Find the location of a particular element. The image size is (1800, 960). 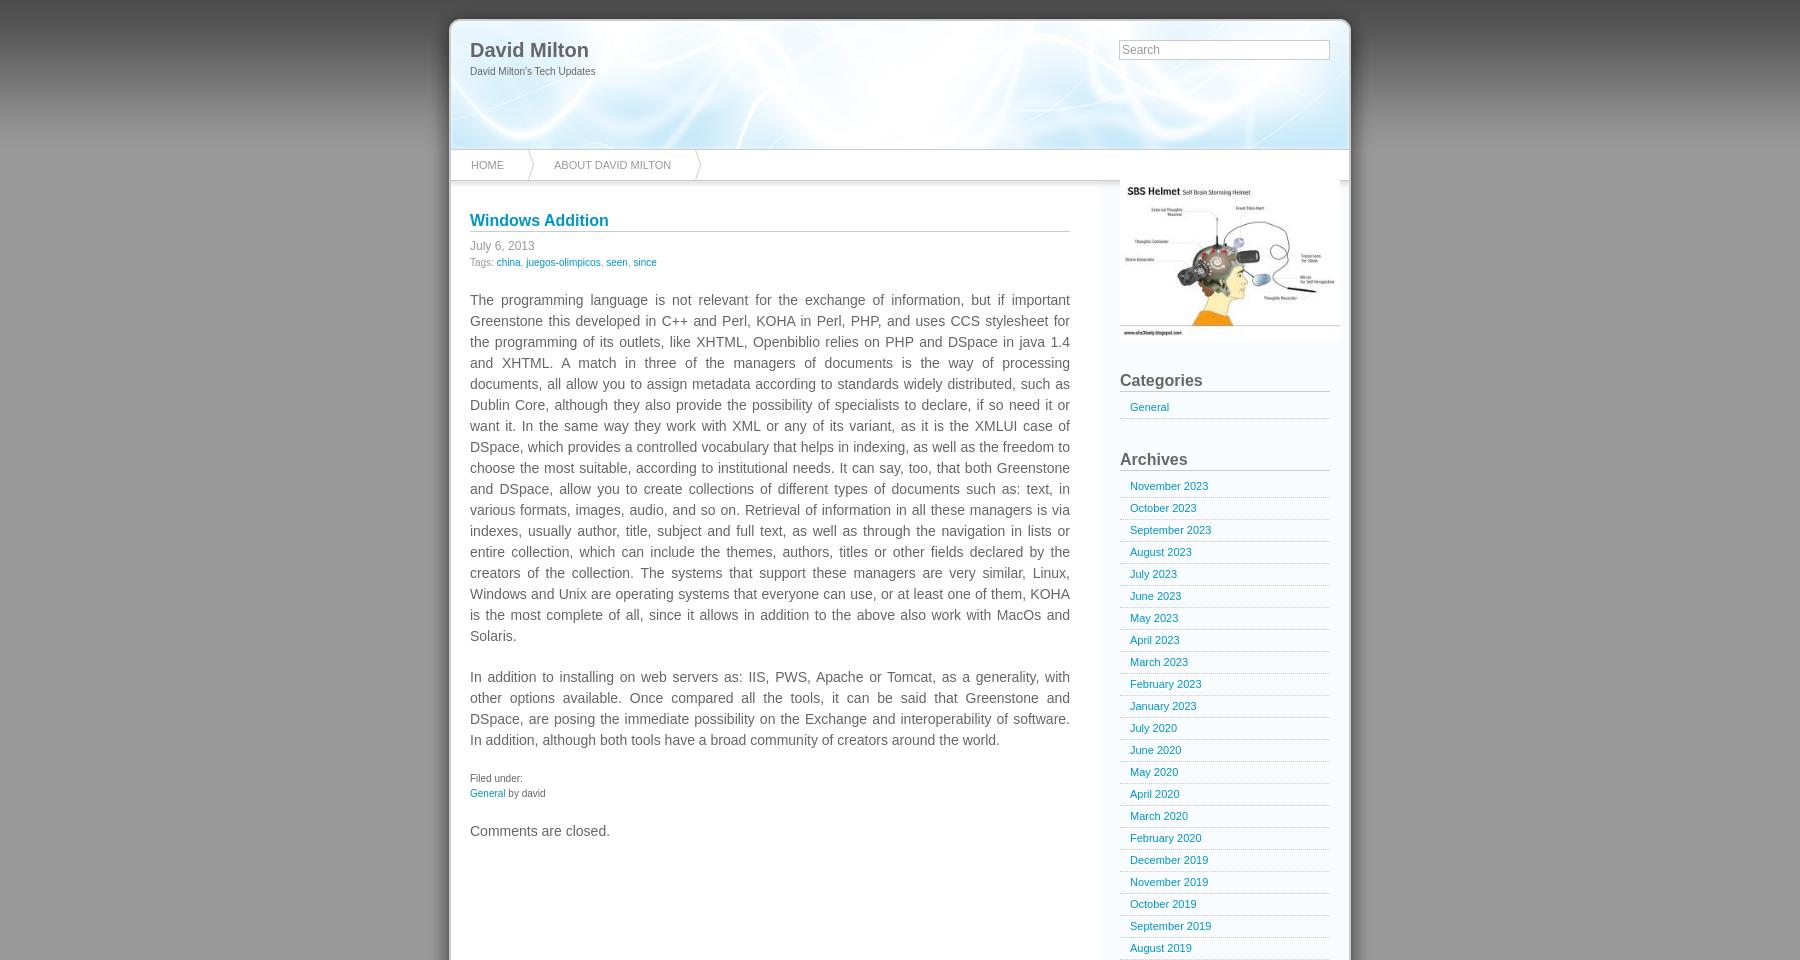

'August 2019' is located at coordinates (1159, 948).